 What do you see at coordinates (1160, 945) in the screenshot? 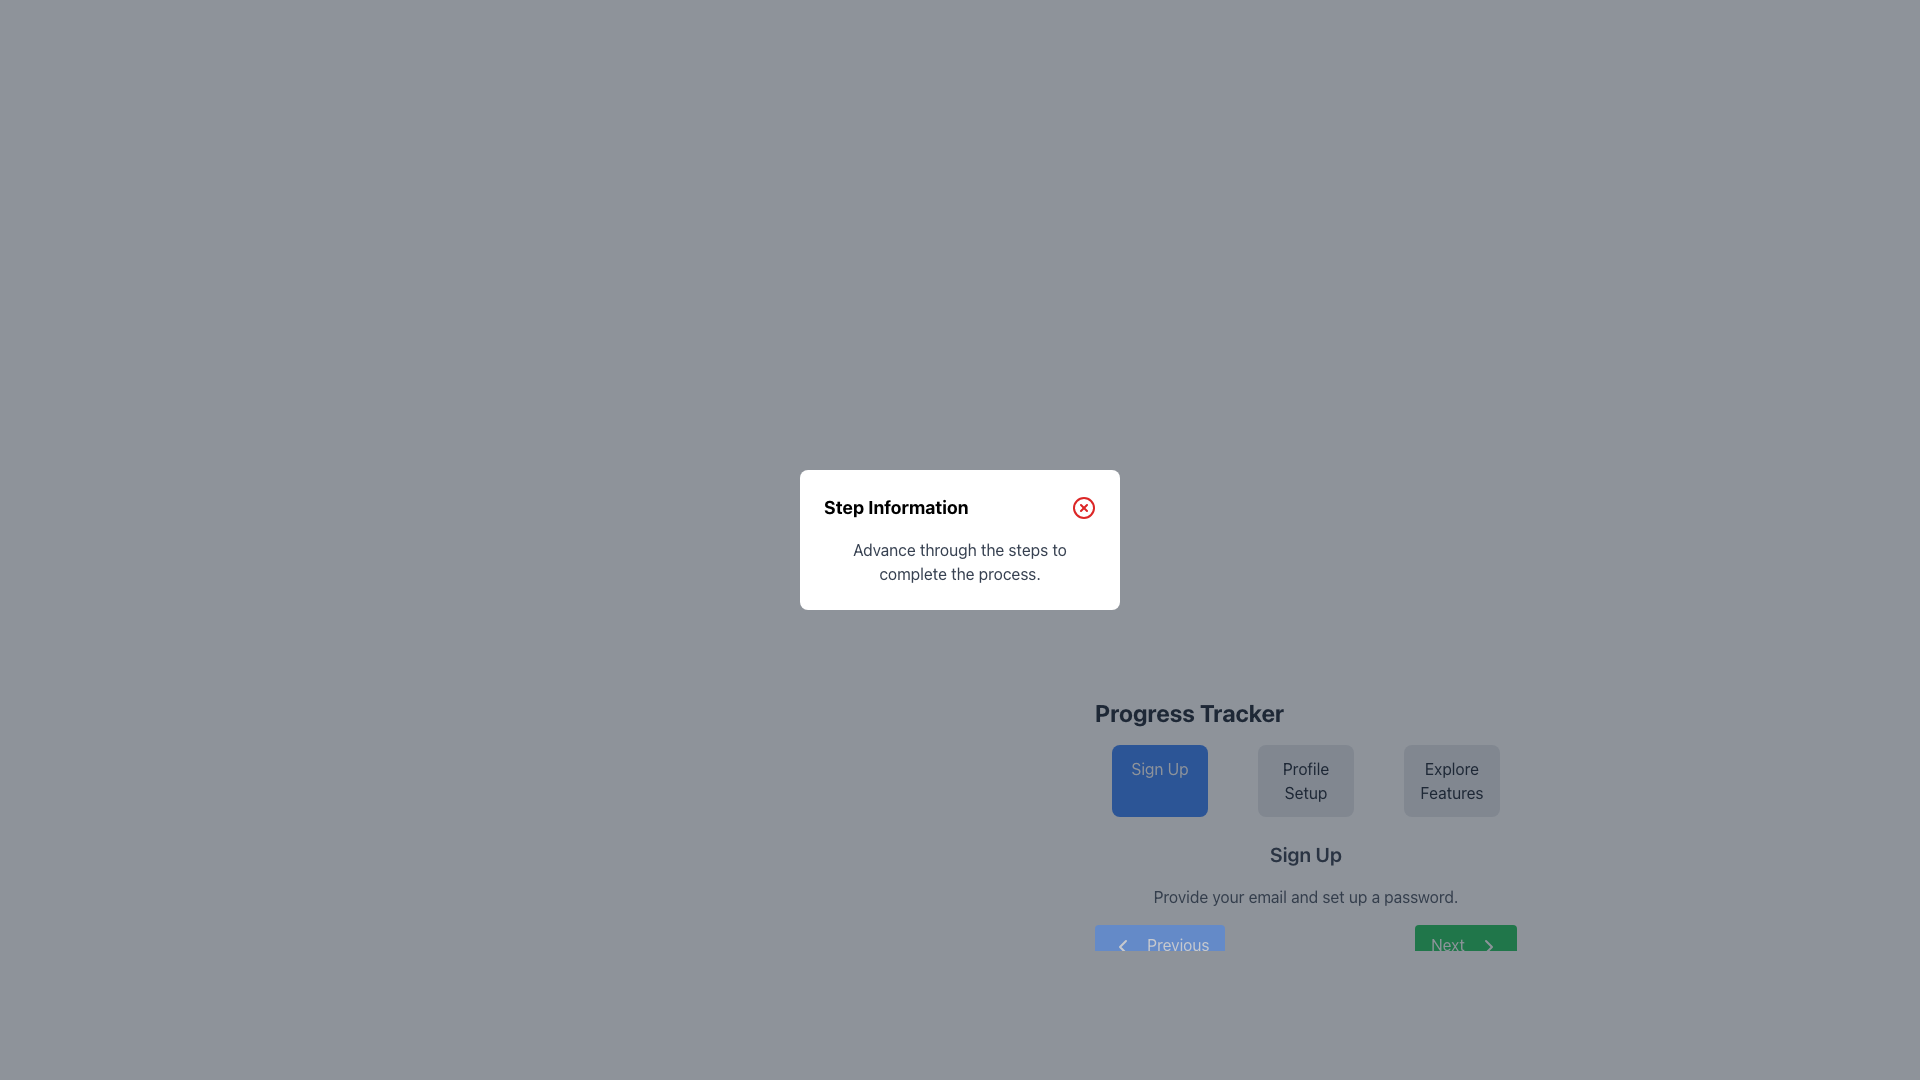
I see `the 'Previous' button, which is a rectangular button with a blue background and white text located at the bottom-center of the interface` at bounding box center [1160, 945].